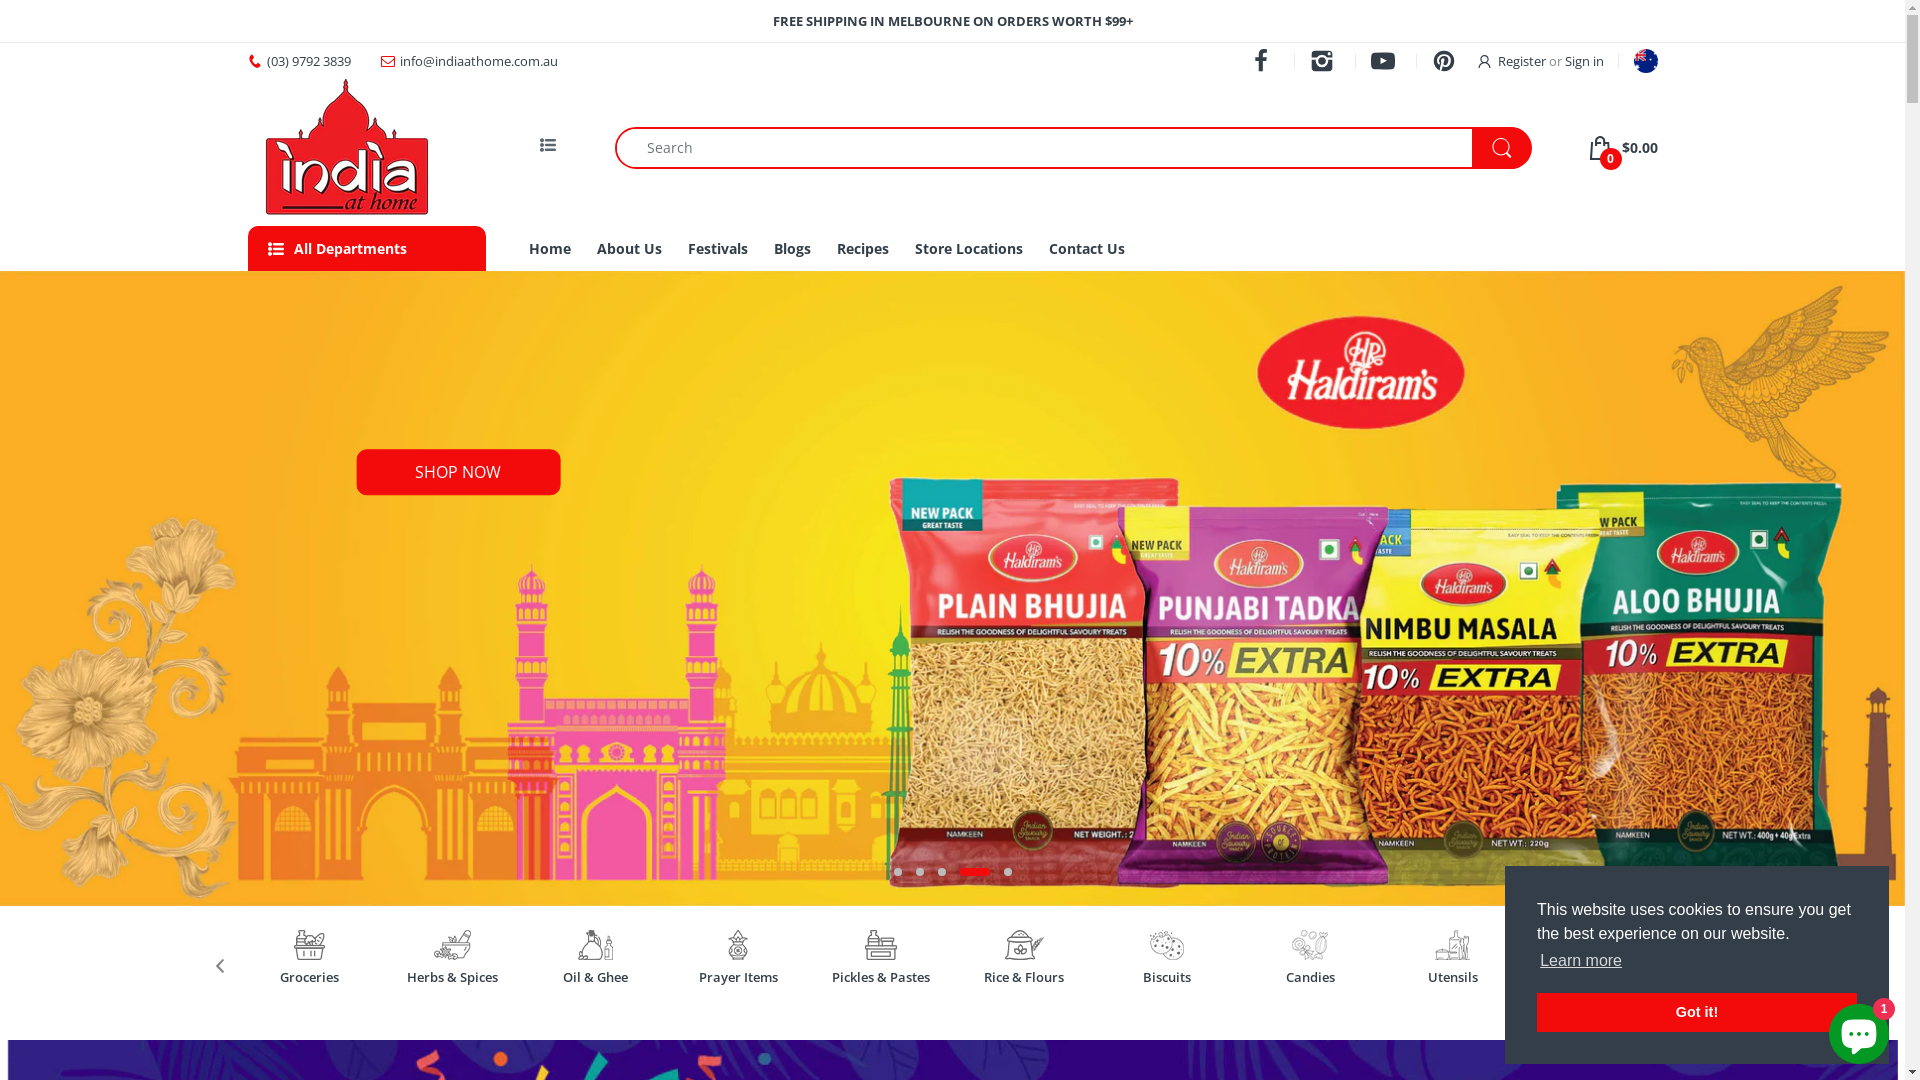 The image size is (1920, 1080). What do you see at coordinates (399, 60) in the screenshot?
I see `'info@indiaathome.com.au'` at bounding box center [399, 60].